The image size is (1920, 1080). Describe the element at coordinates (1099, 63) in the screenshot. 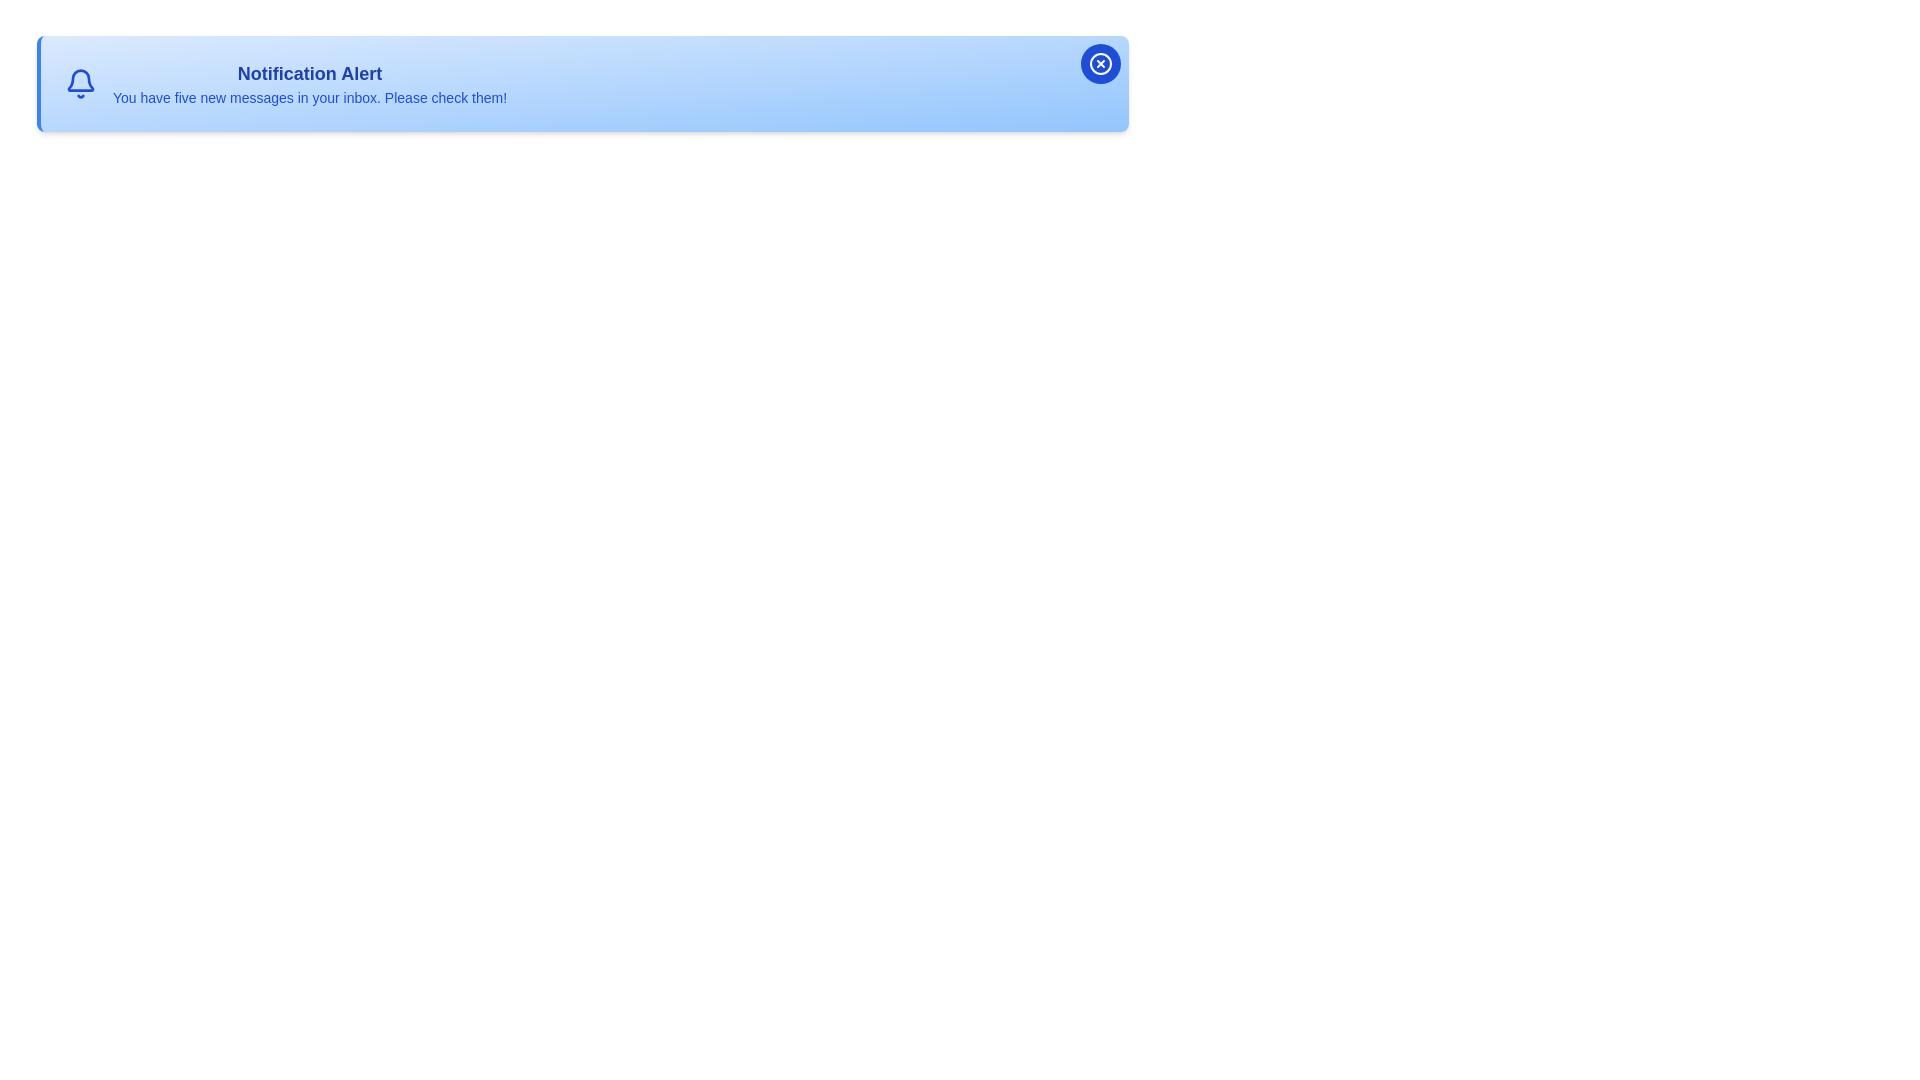

I see `the close button to dismiss the notification` at that location.